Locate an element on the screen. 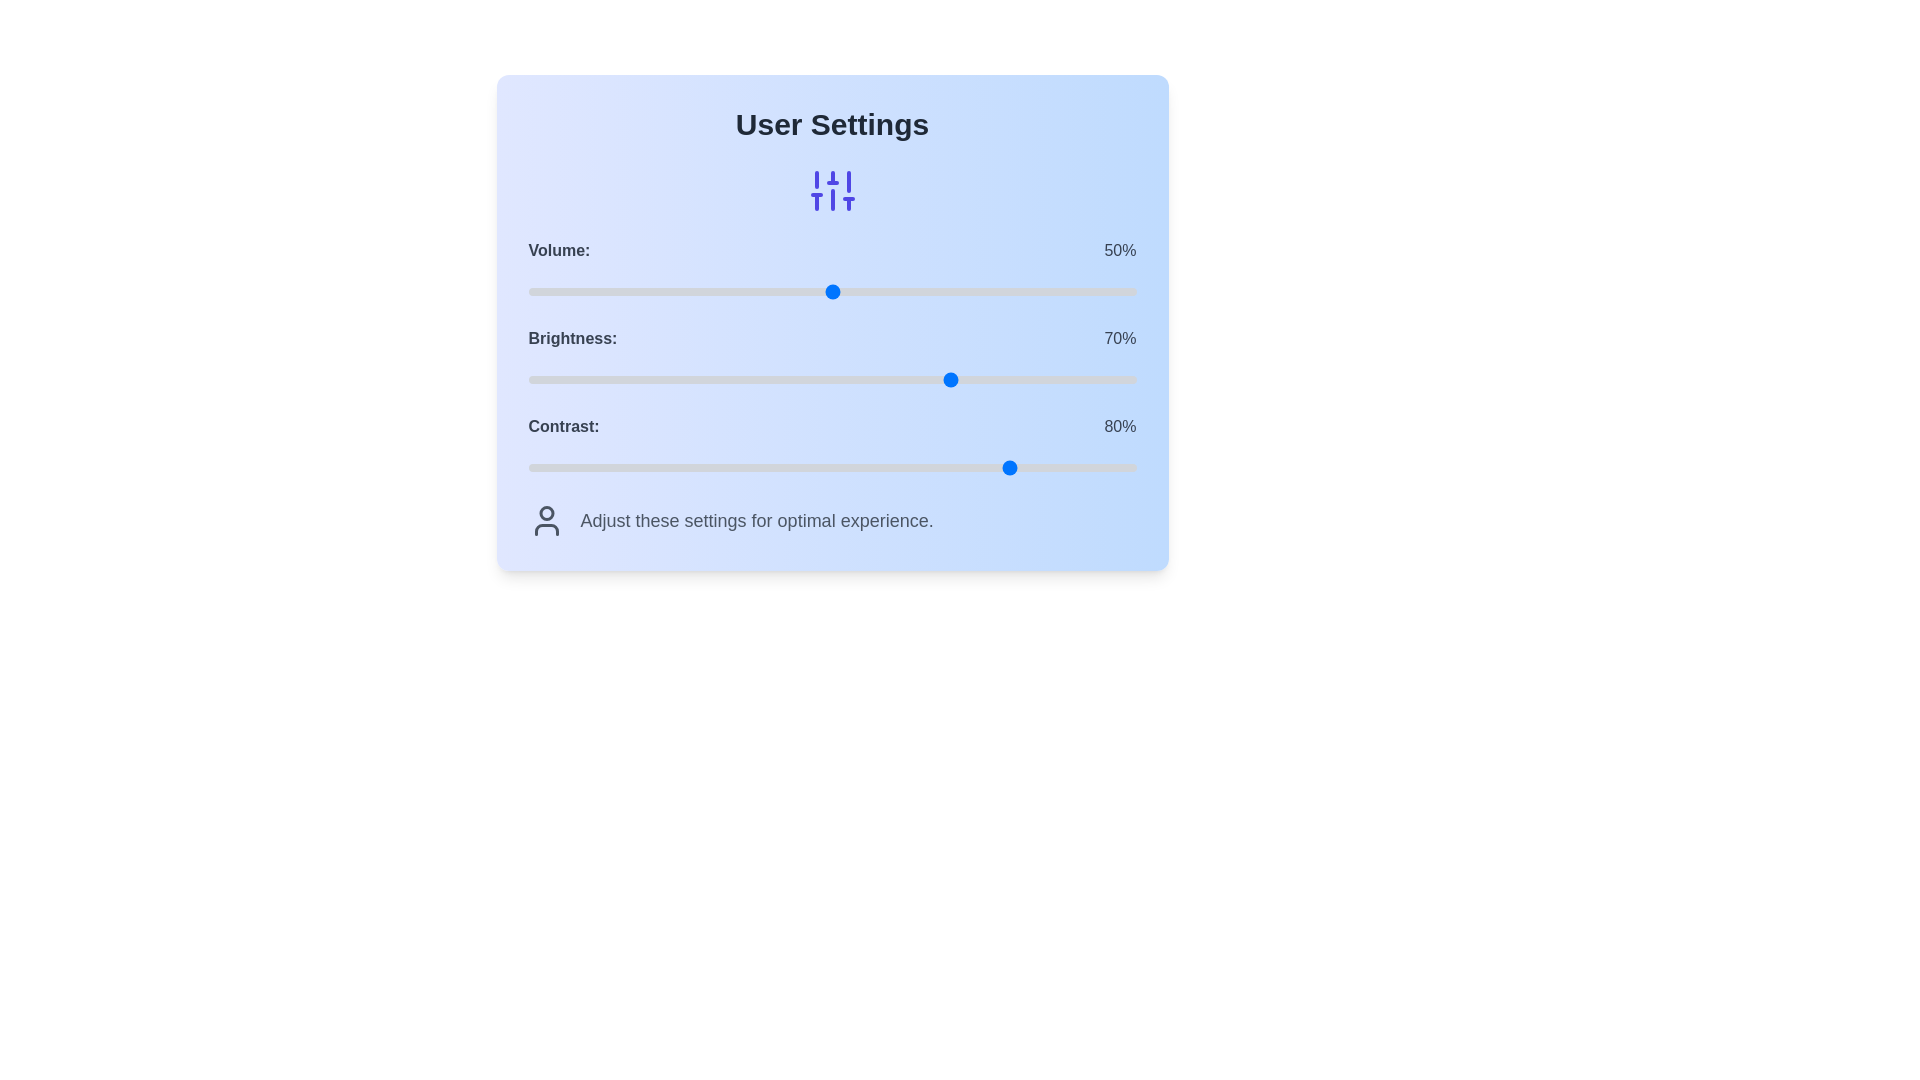  brightness is located at coordinates (728, 380).